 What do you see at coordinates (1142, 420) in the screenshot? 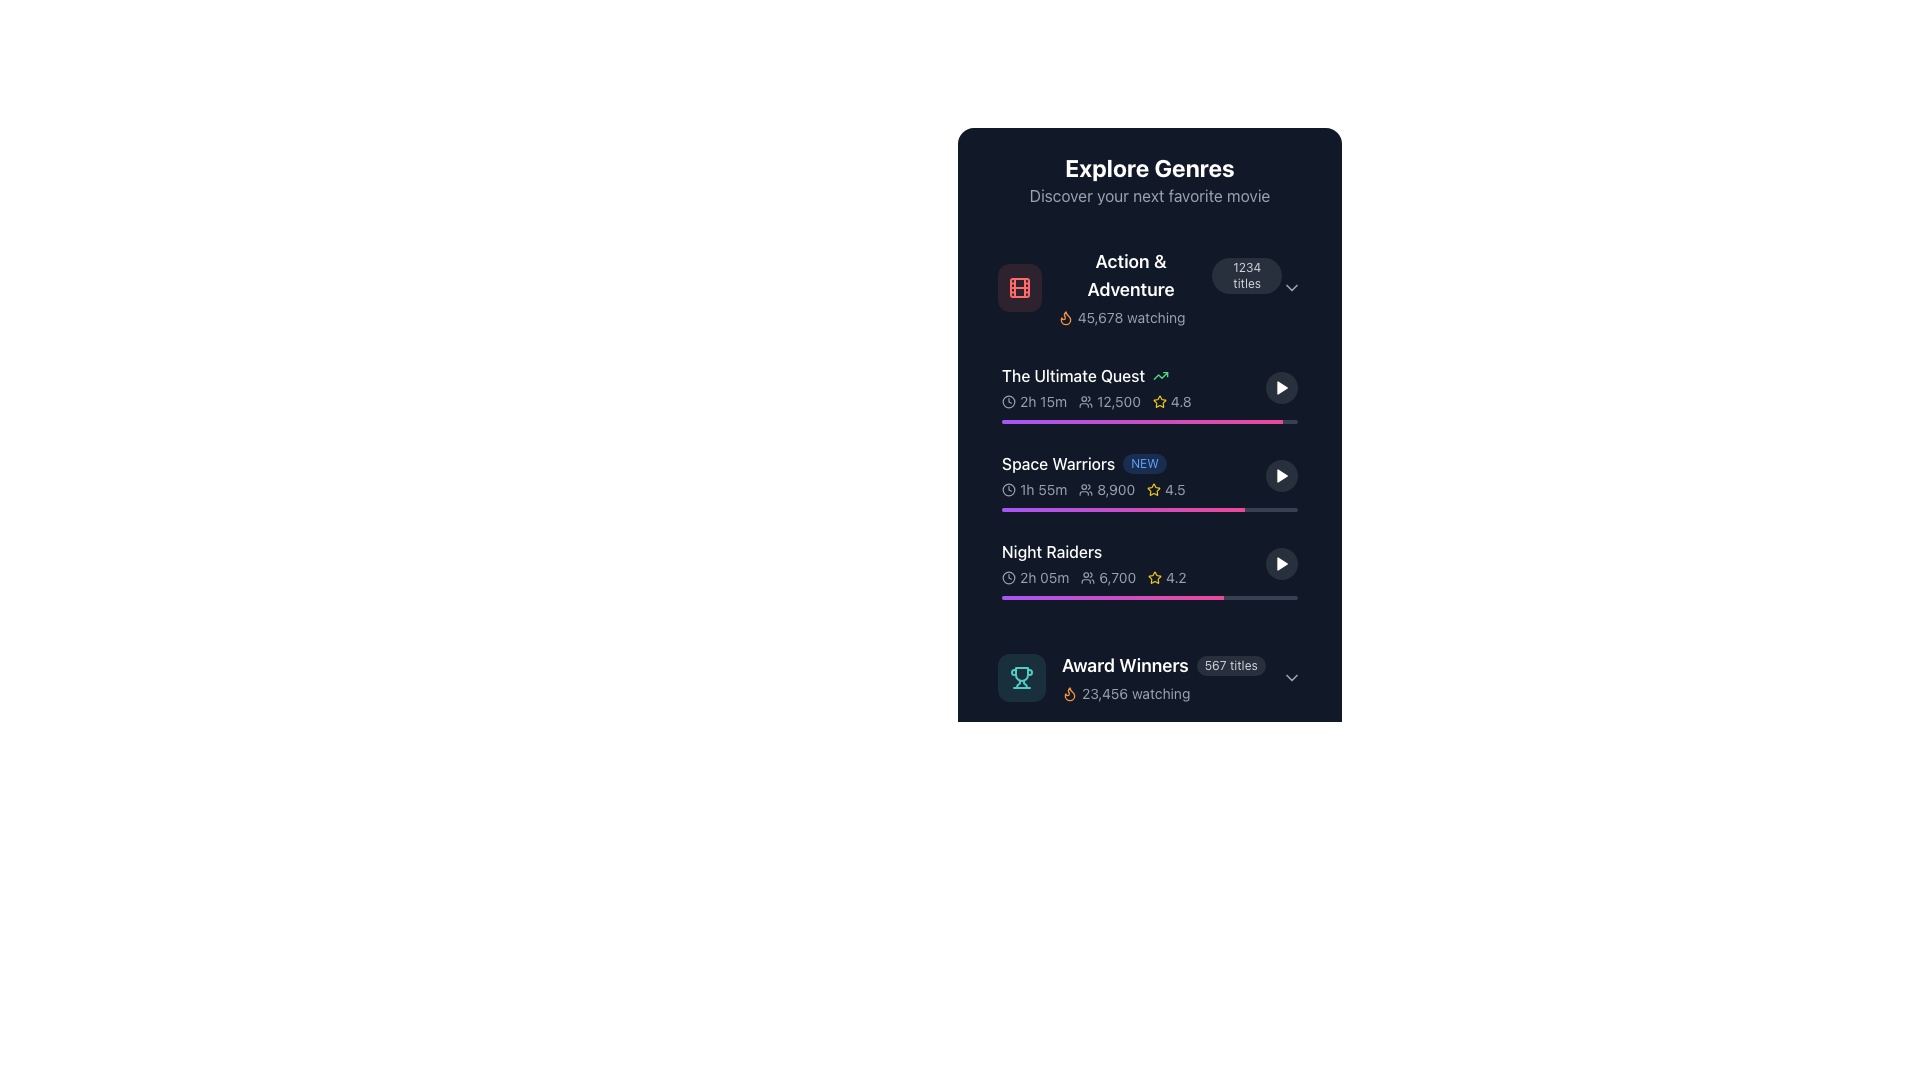
I see `the progress bar located under the section titled 'The Ultimate Quest', which visually indicates progress or percentage completion` at bounding box center [1142, 420].